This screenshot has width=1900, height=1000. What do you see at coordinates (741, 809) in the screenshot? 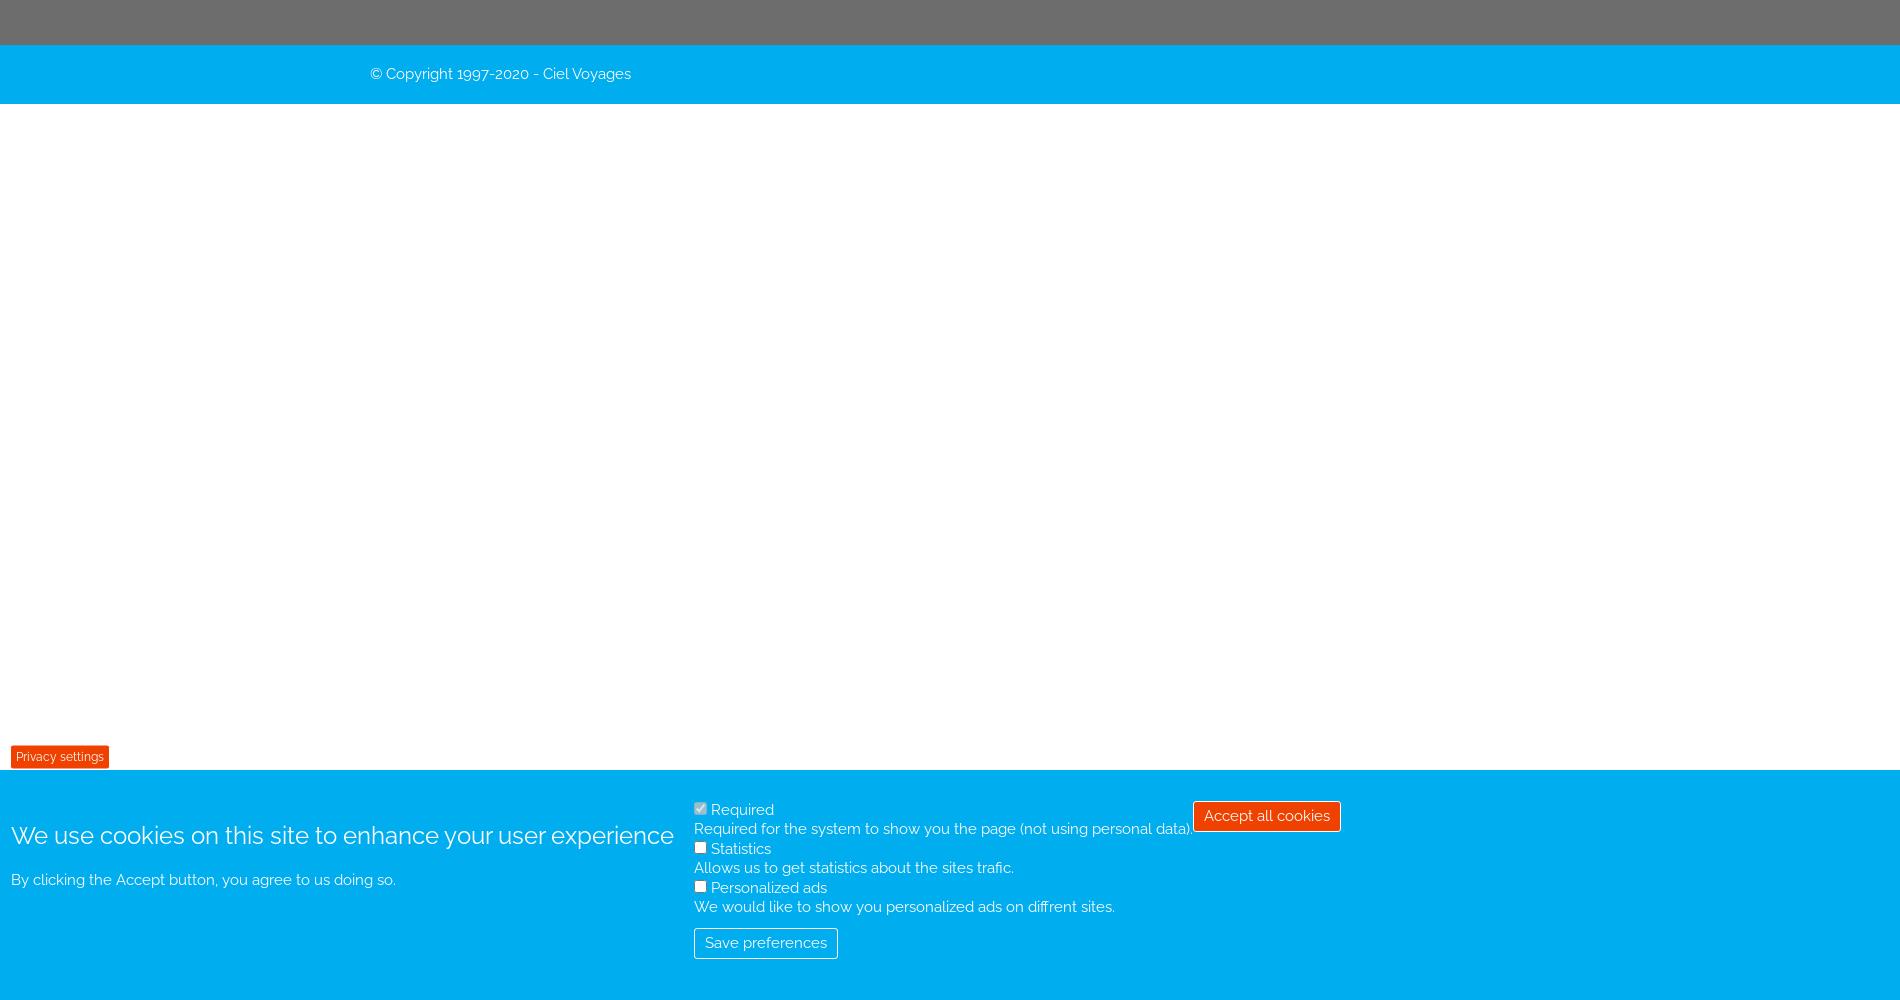
I see `'Required'` at bounding box center [741, 809].